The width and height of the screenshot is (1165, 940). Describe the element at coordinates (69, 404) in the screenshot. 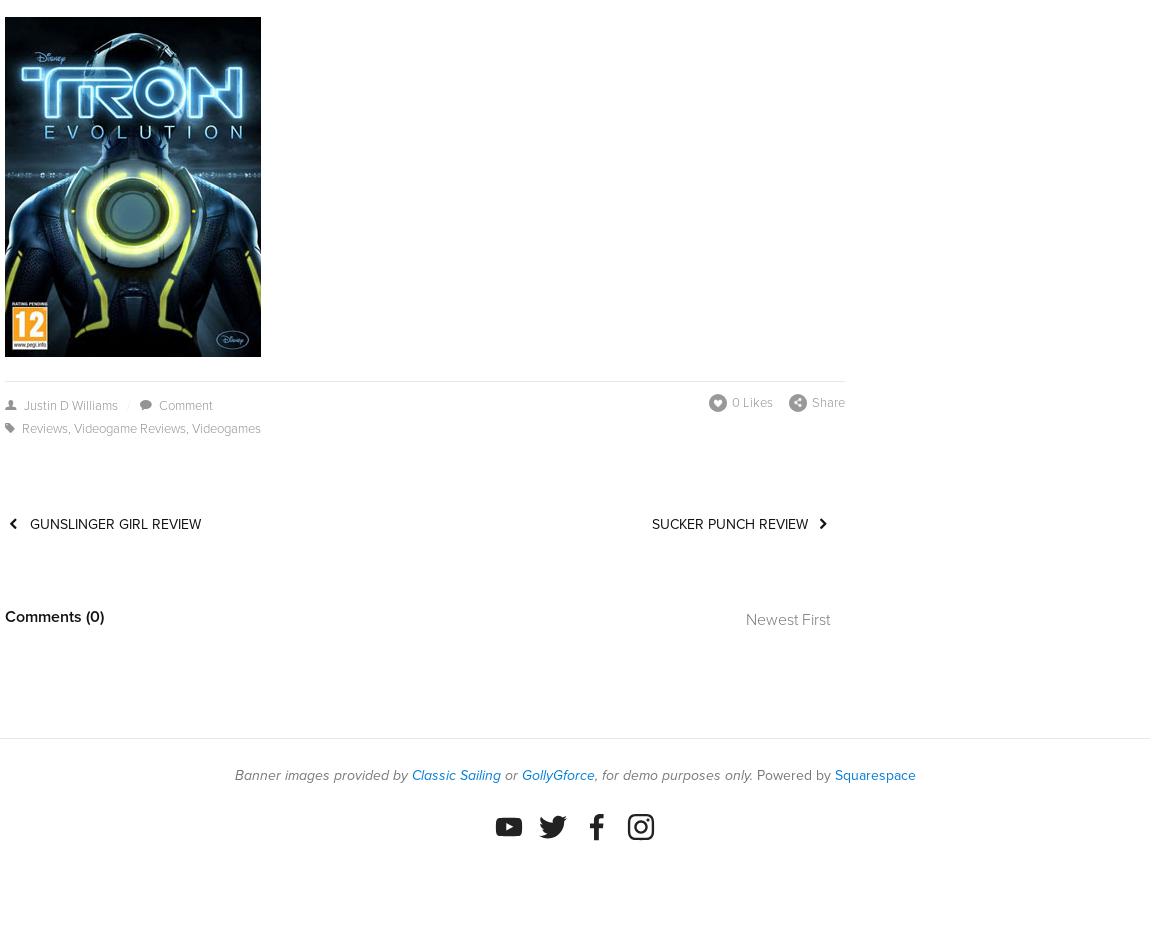

I see `'Justin D Williams'` at that location.